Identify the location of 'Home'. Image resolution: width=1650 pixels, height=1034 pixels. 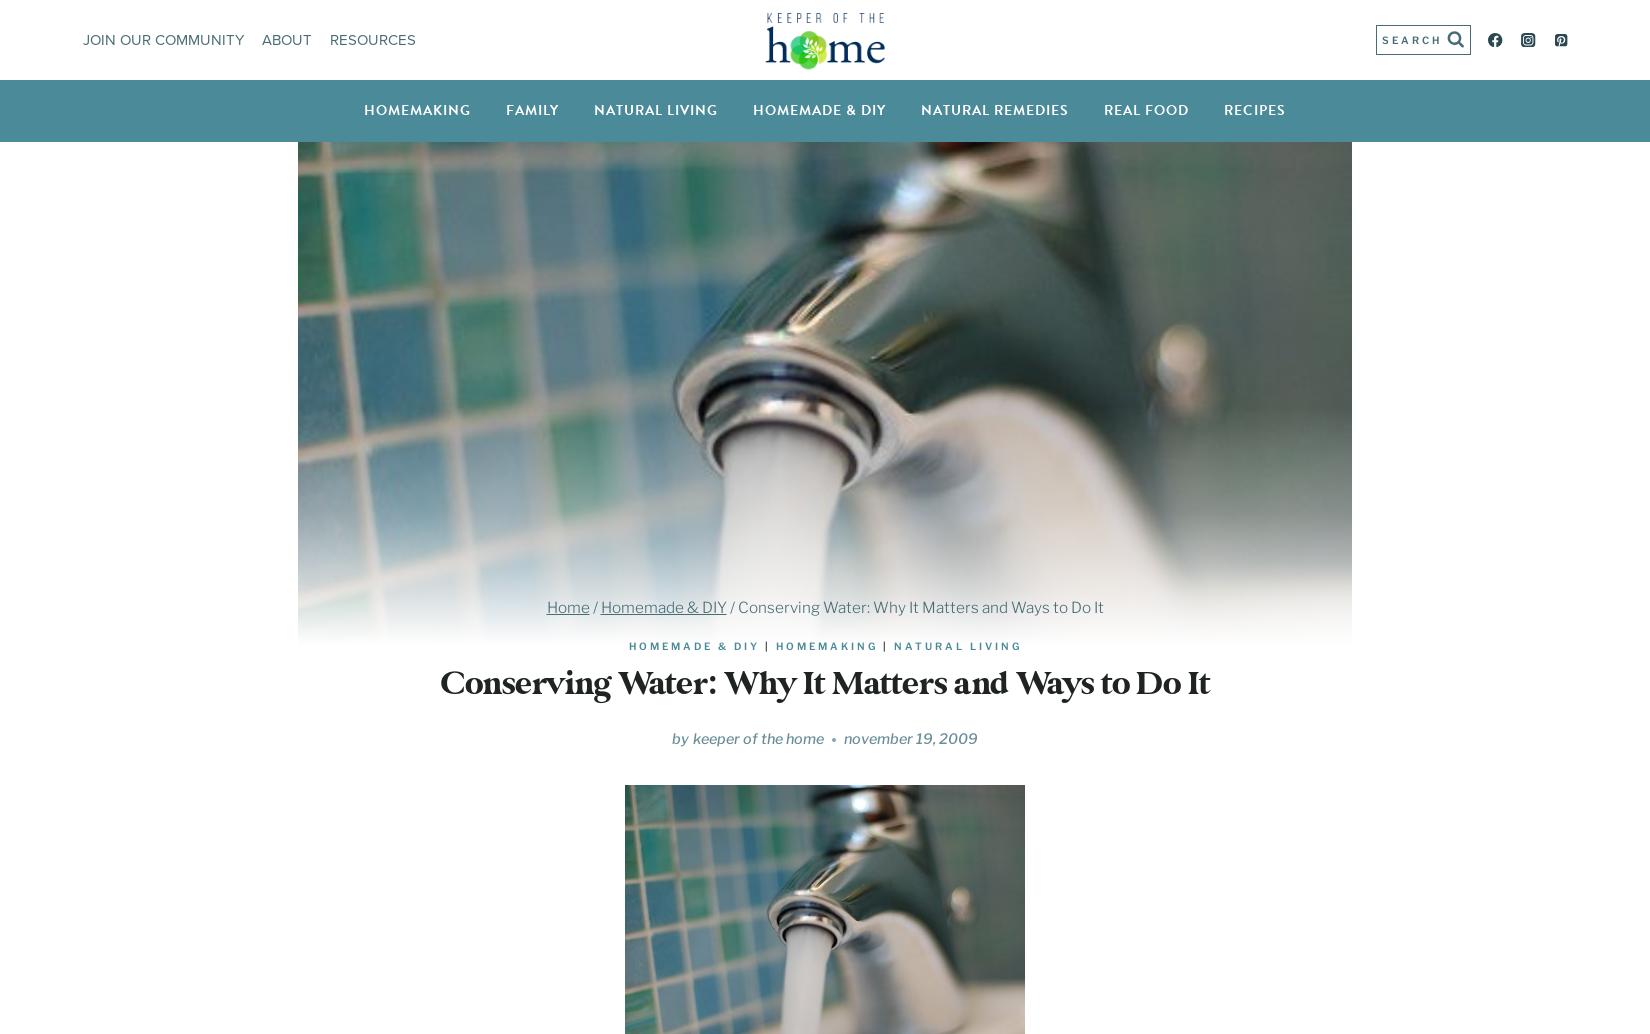
(544, 606).